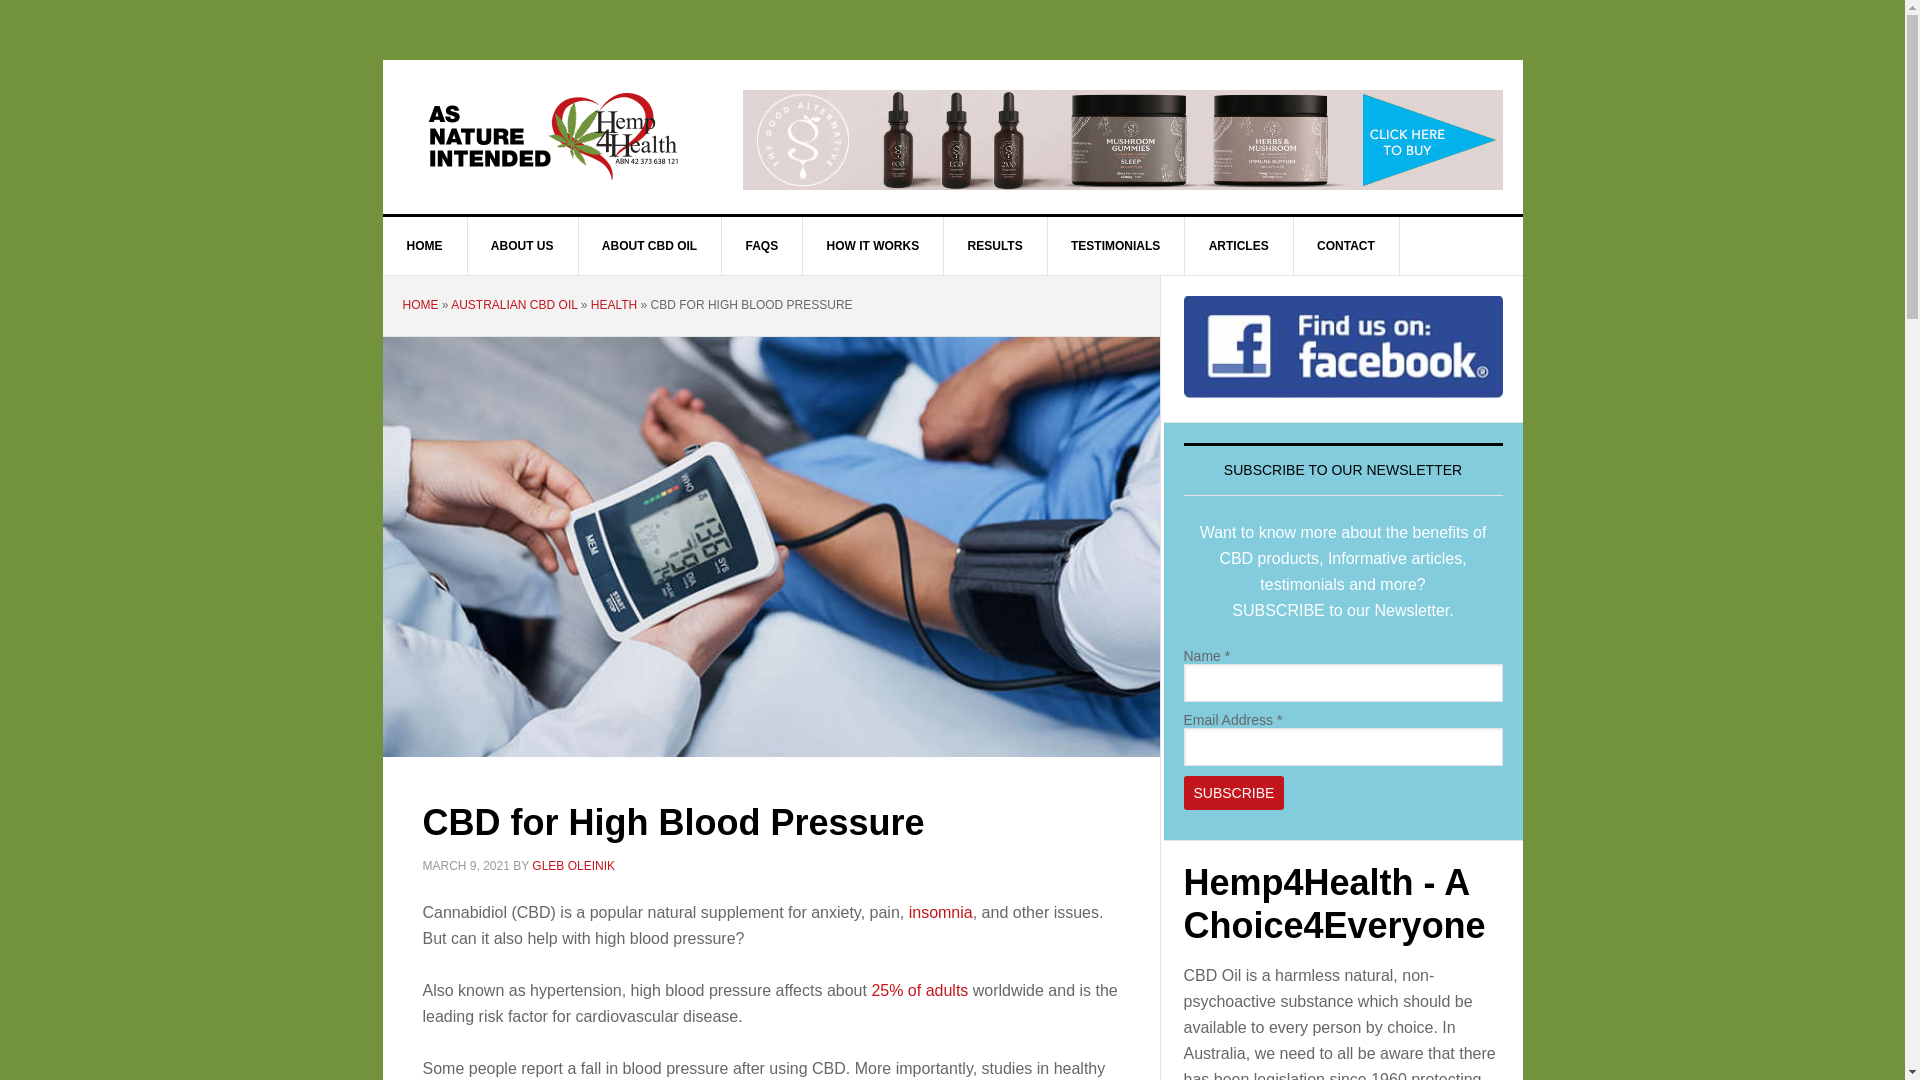 This screenshot has height=1080, width=1920. Describe the element at coordinates (1238, 245) in the screenshot. I see `'ARTICLES'` at that location.